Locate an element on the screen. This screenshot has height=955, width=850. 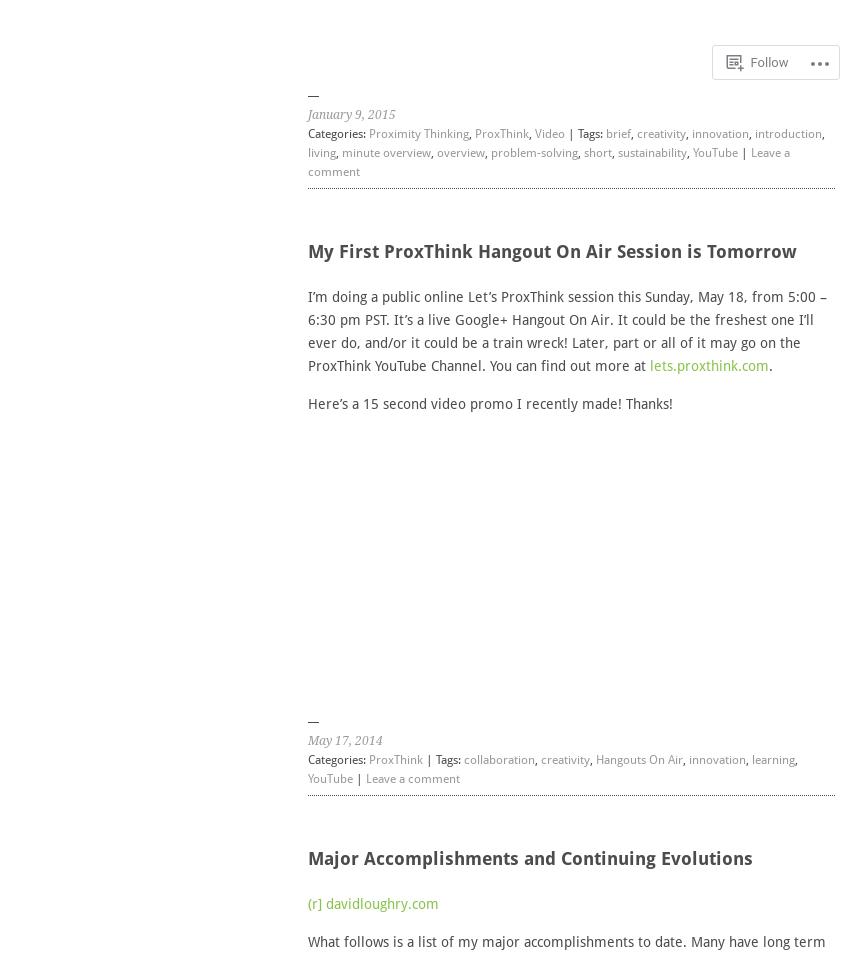
'learning' is located at coordinates (771, 758).